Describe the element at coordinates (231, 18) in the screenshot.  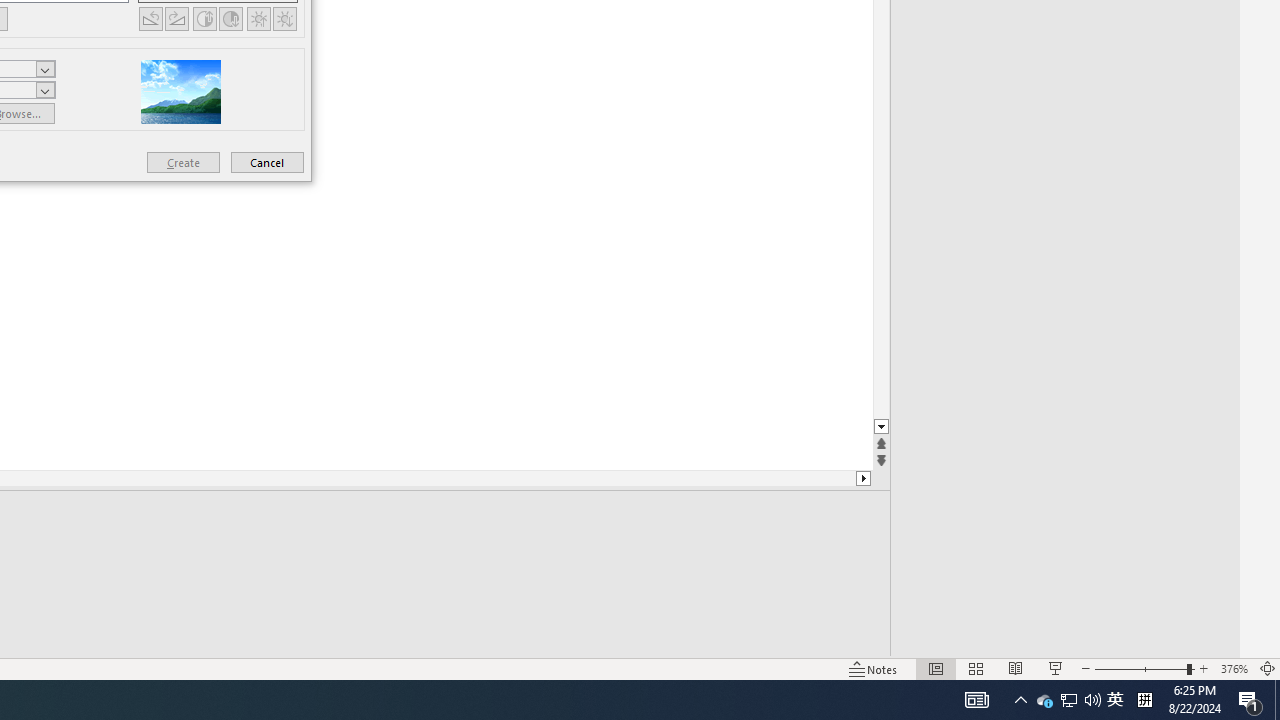
I see `'Less Contrast'` at that location.